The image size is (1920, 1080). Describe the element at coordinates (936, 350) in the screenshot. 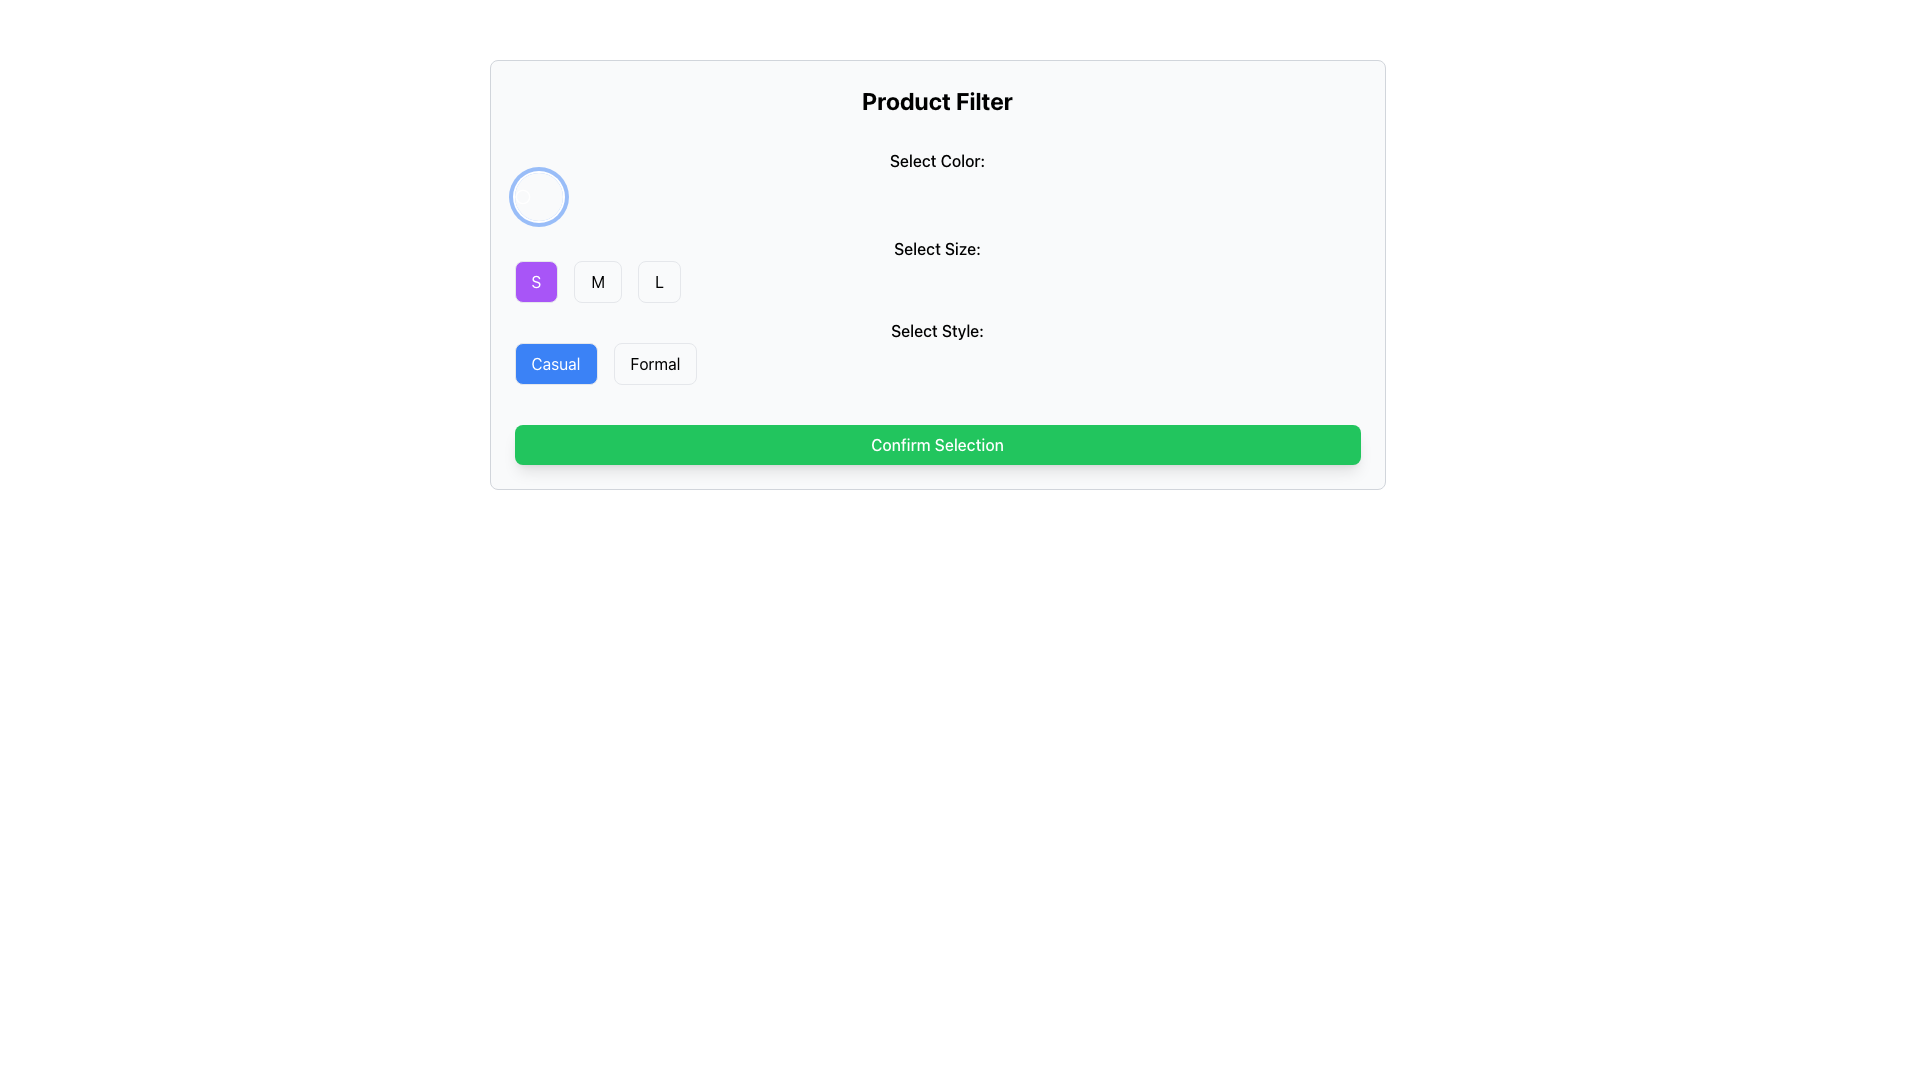

I see `the 'Casual' button in the 'Select Style' button group` at that location.